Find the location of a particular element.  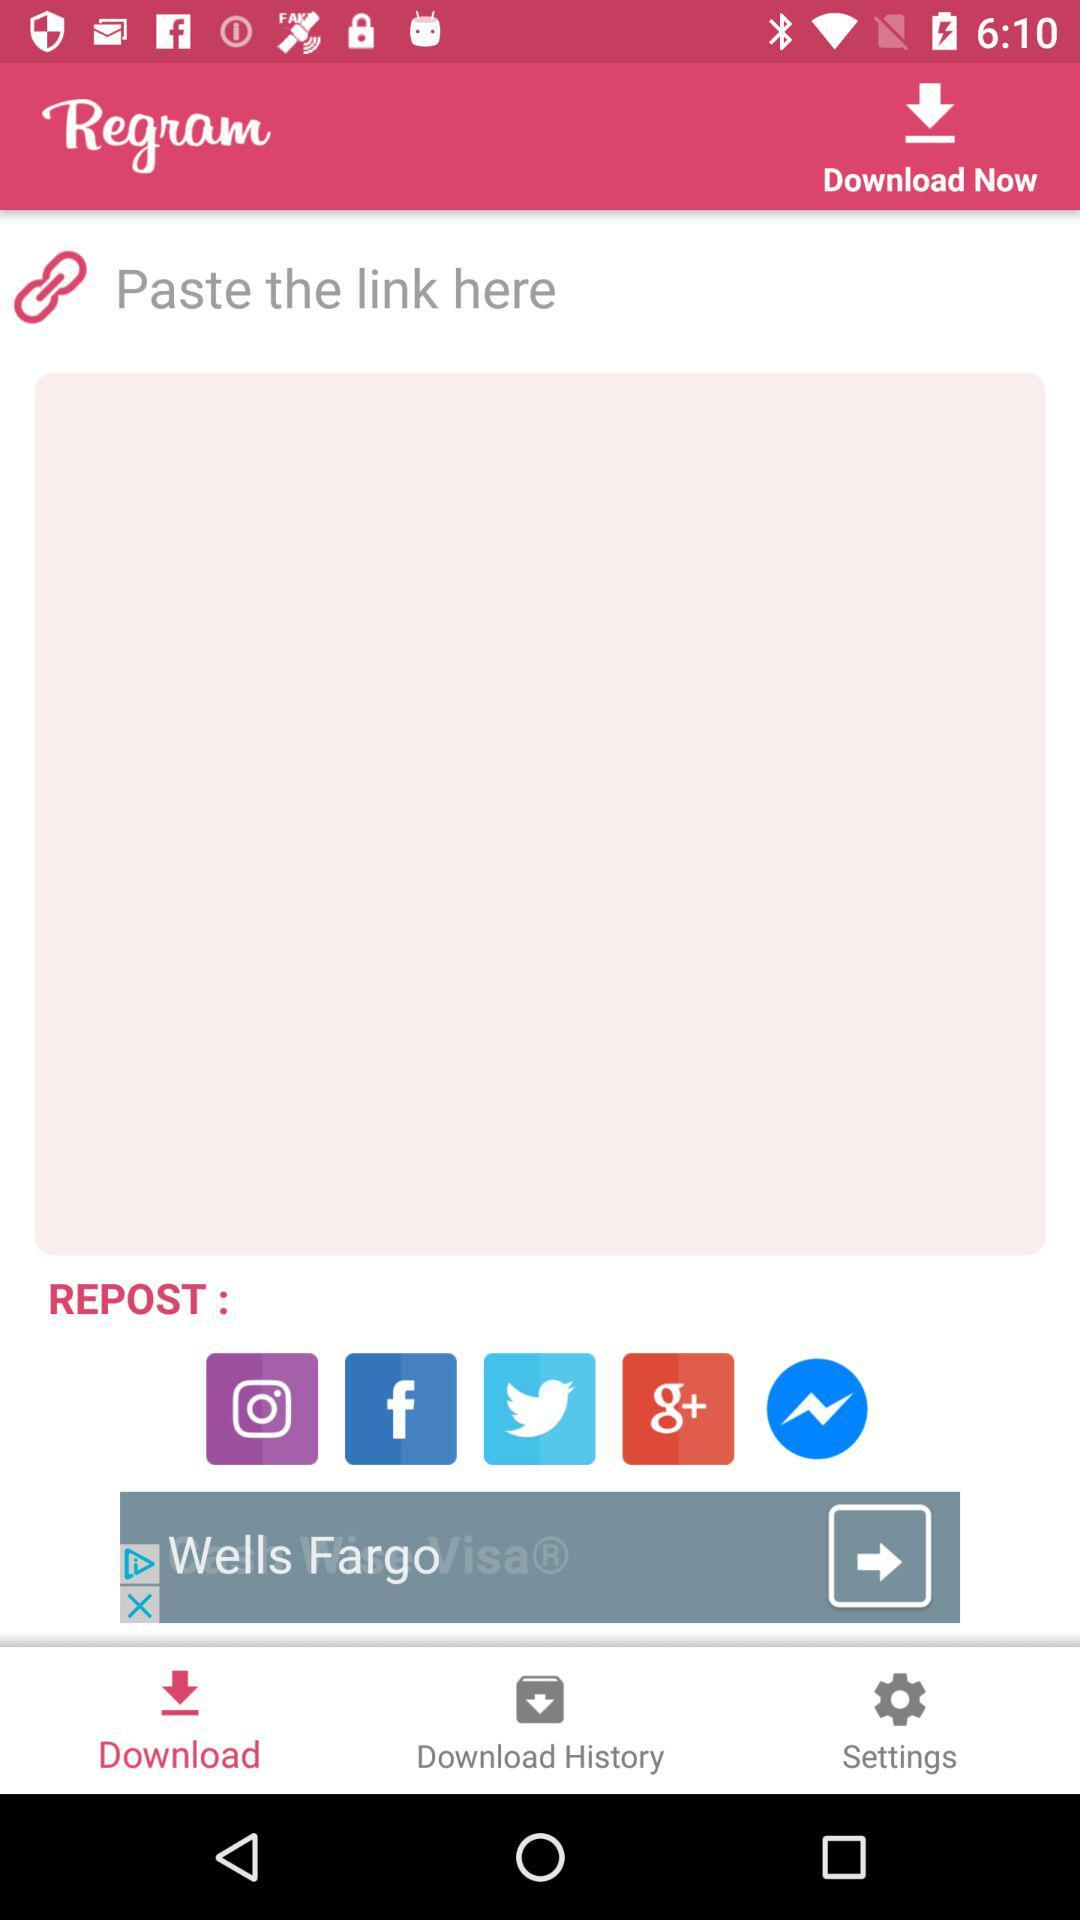

the facebook icon is located at coordinates (400, 1407).